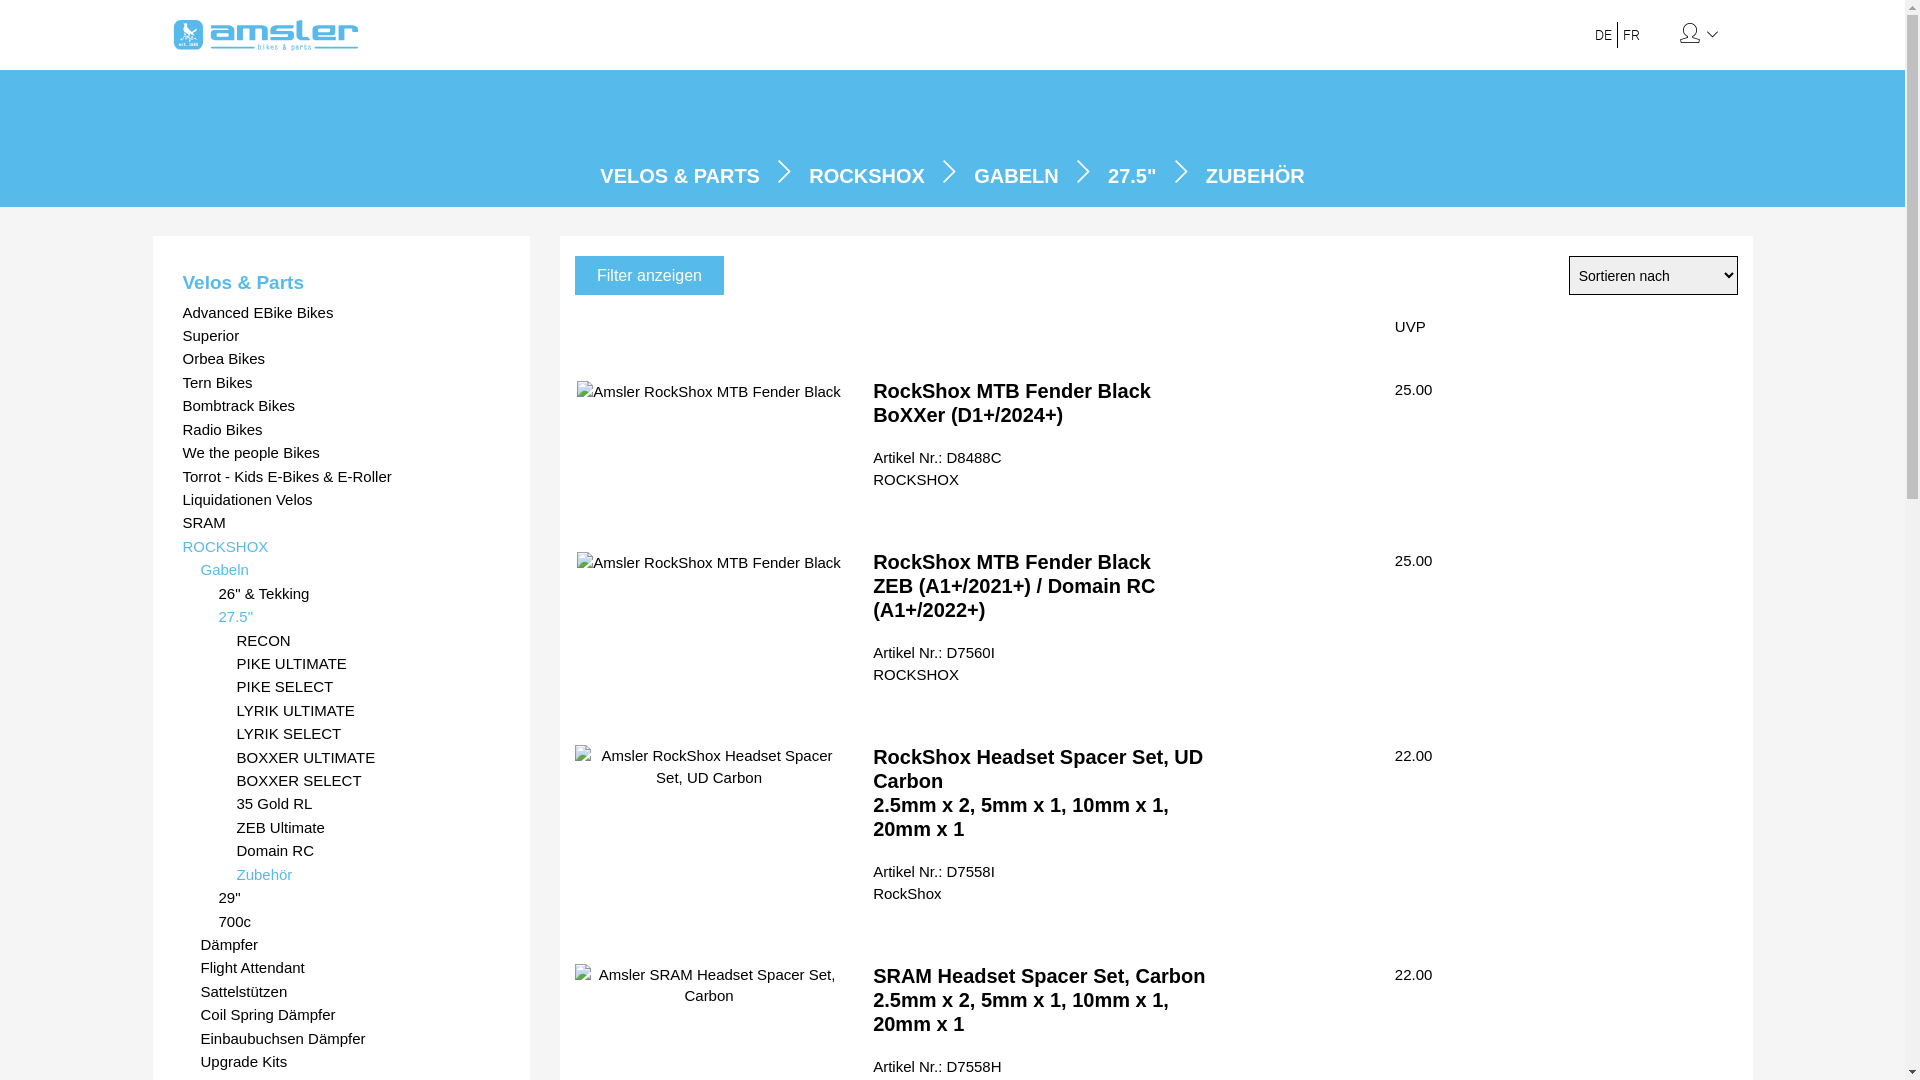  What do you see at coordinates (368, 827) in the screenshot?
I see `'ZEB Ultimate'` at bounding box center [368, 827].